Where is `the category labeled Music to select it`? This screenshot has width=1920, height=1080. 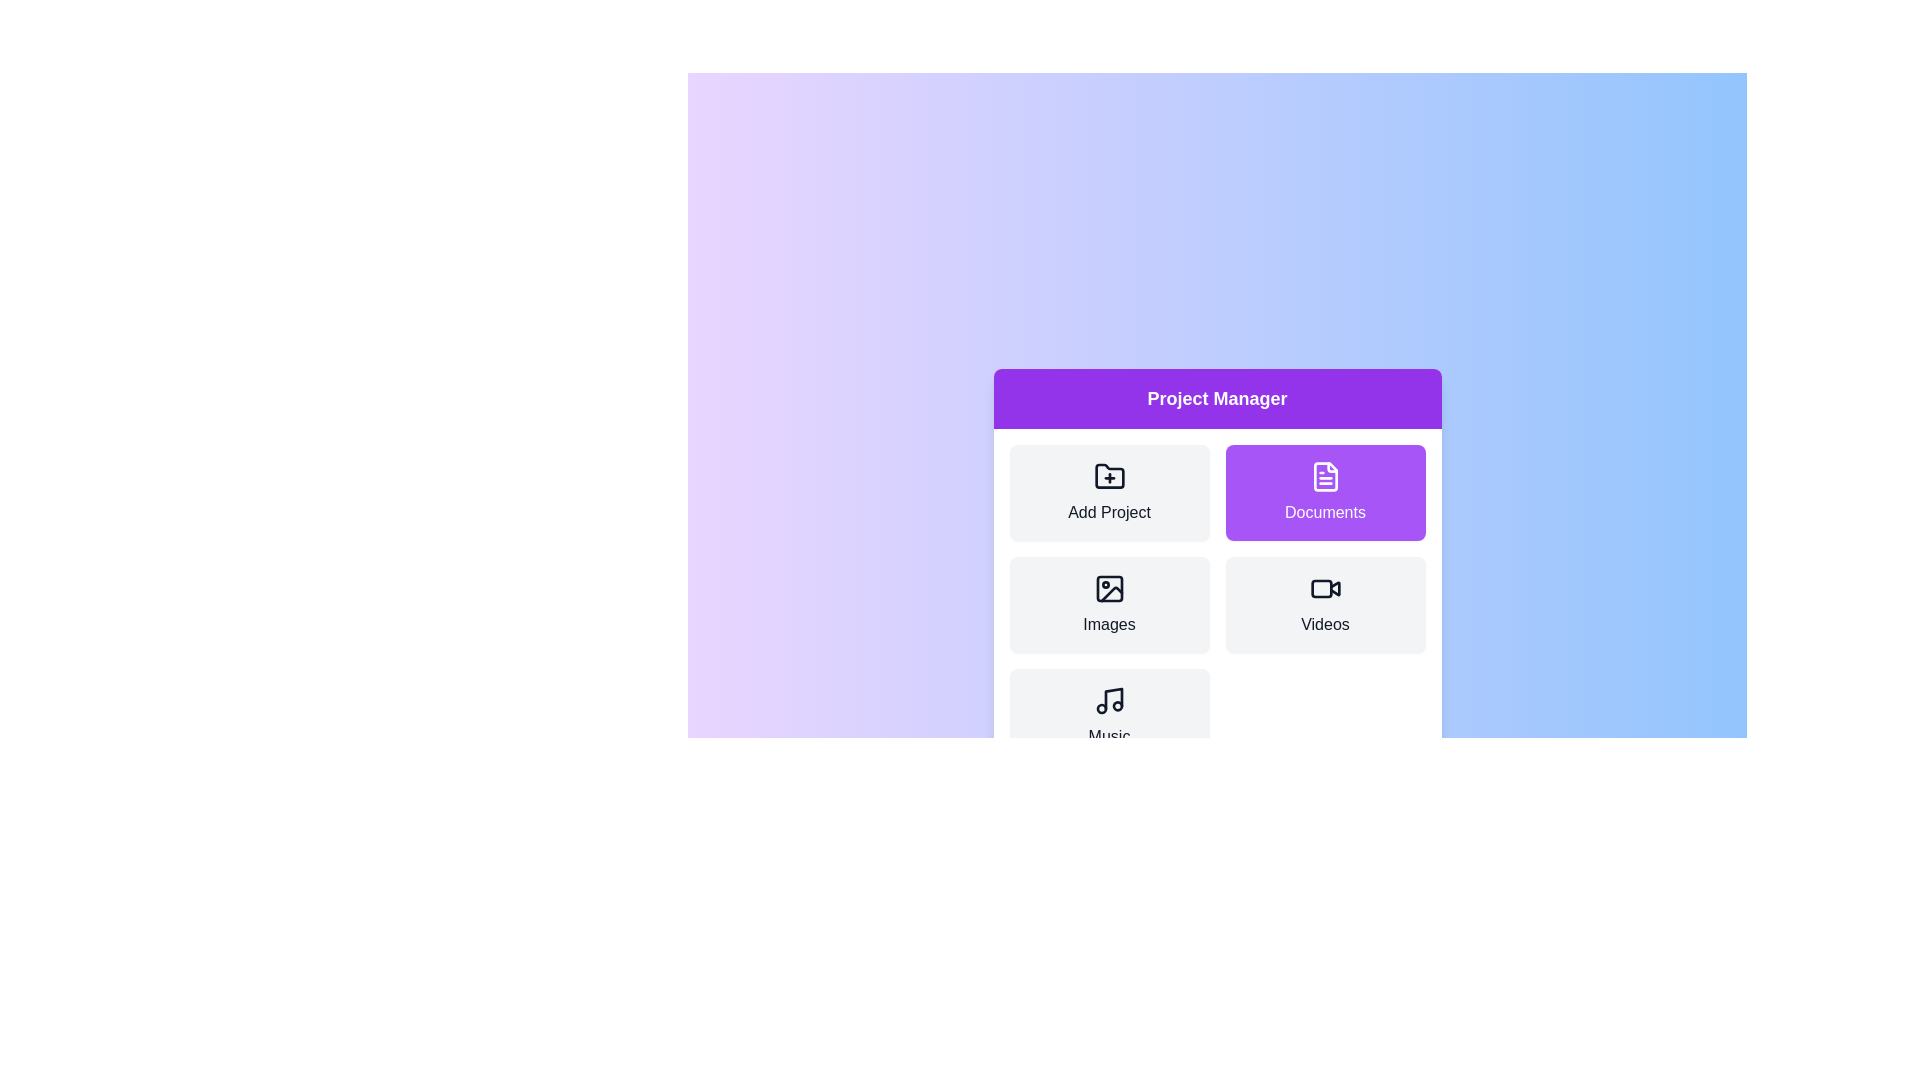 the category labeled Music to select it is located at coordinates (1108, 716).